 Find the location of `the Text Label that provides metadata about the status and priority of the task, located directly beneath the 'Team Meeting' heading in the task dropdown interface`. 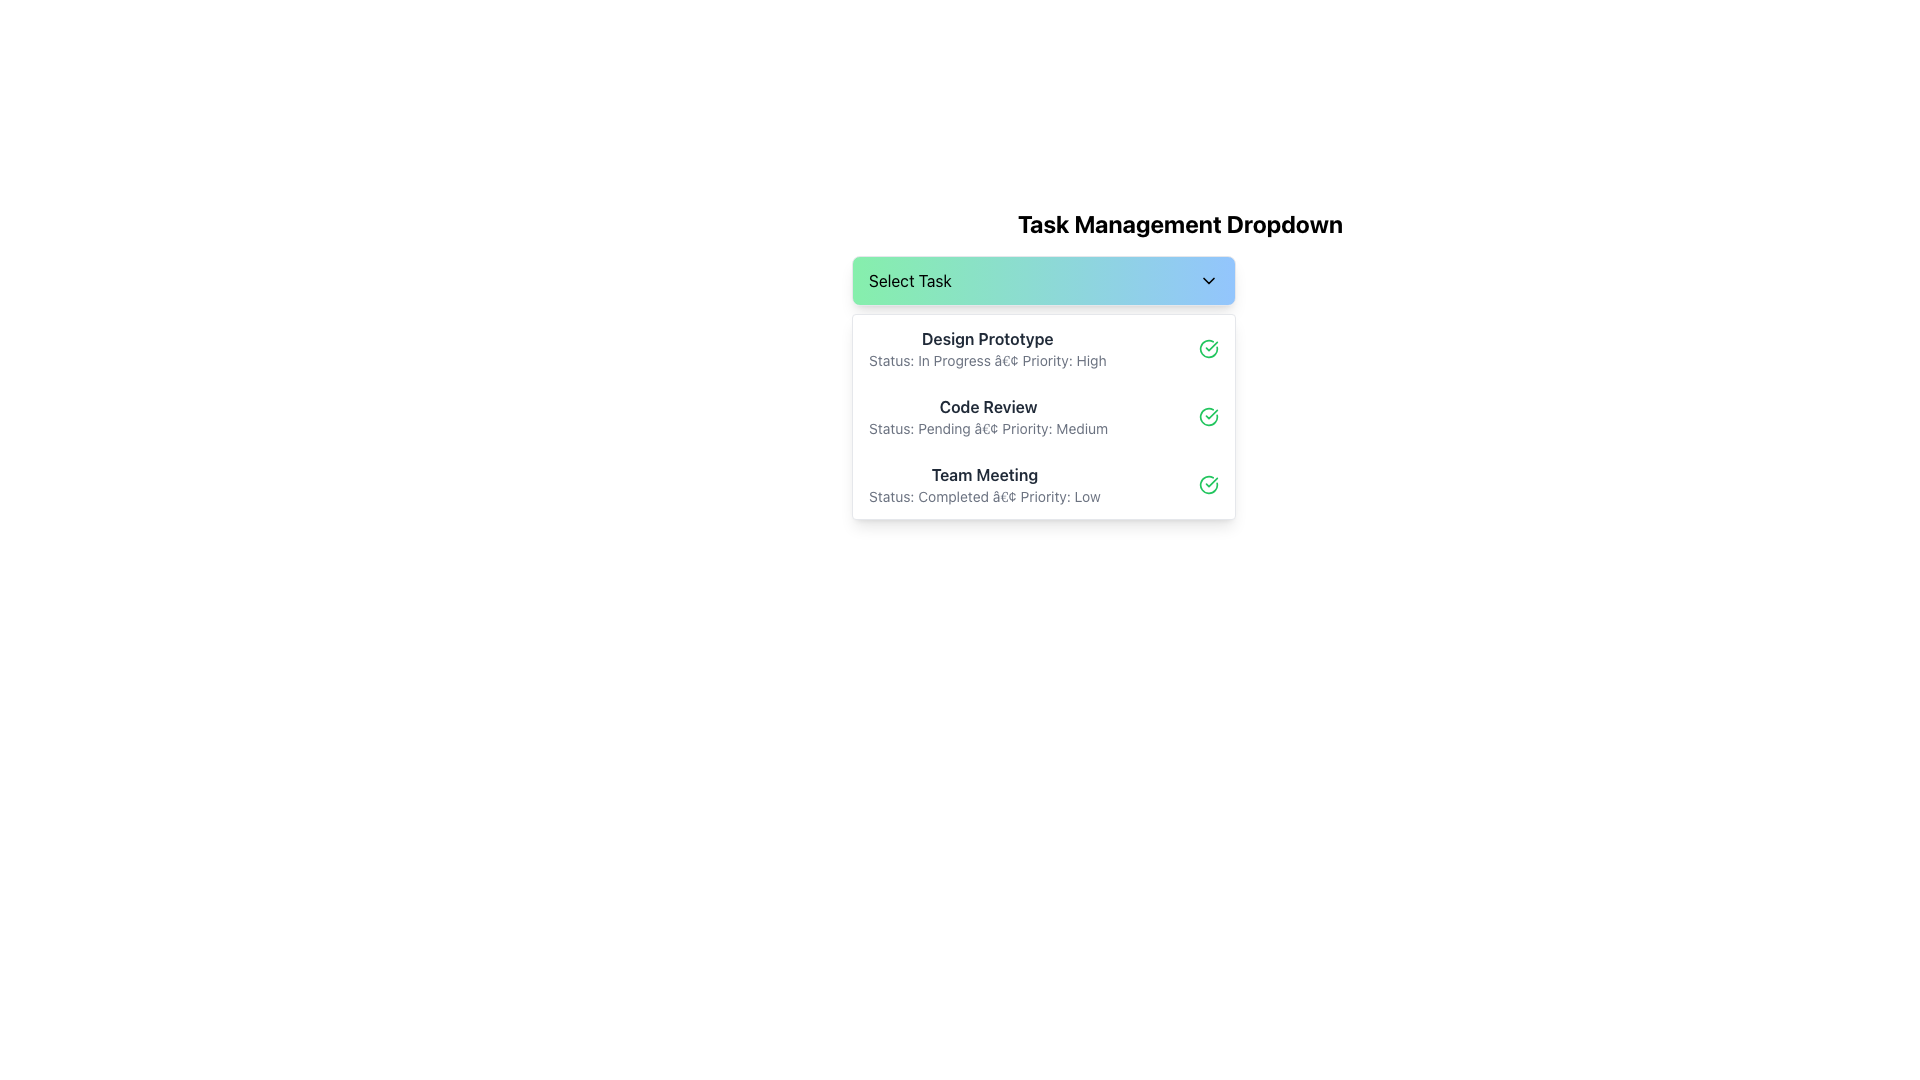

the Text Label that provides metadata about the status and priority of the task, located directly beneath the 'Team Meeting' heading in the task dropdown interface is located at coordinates (984, 496).